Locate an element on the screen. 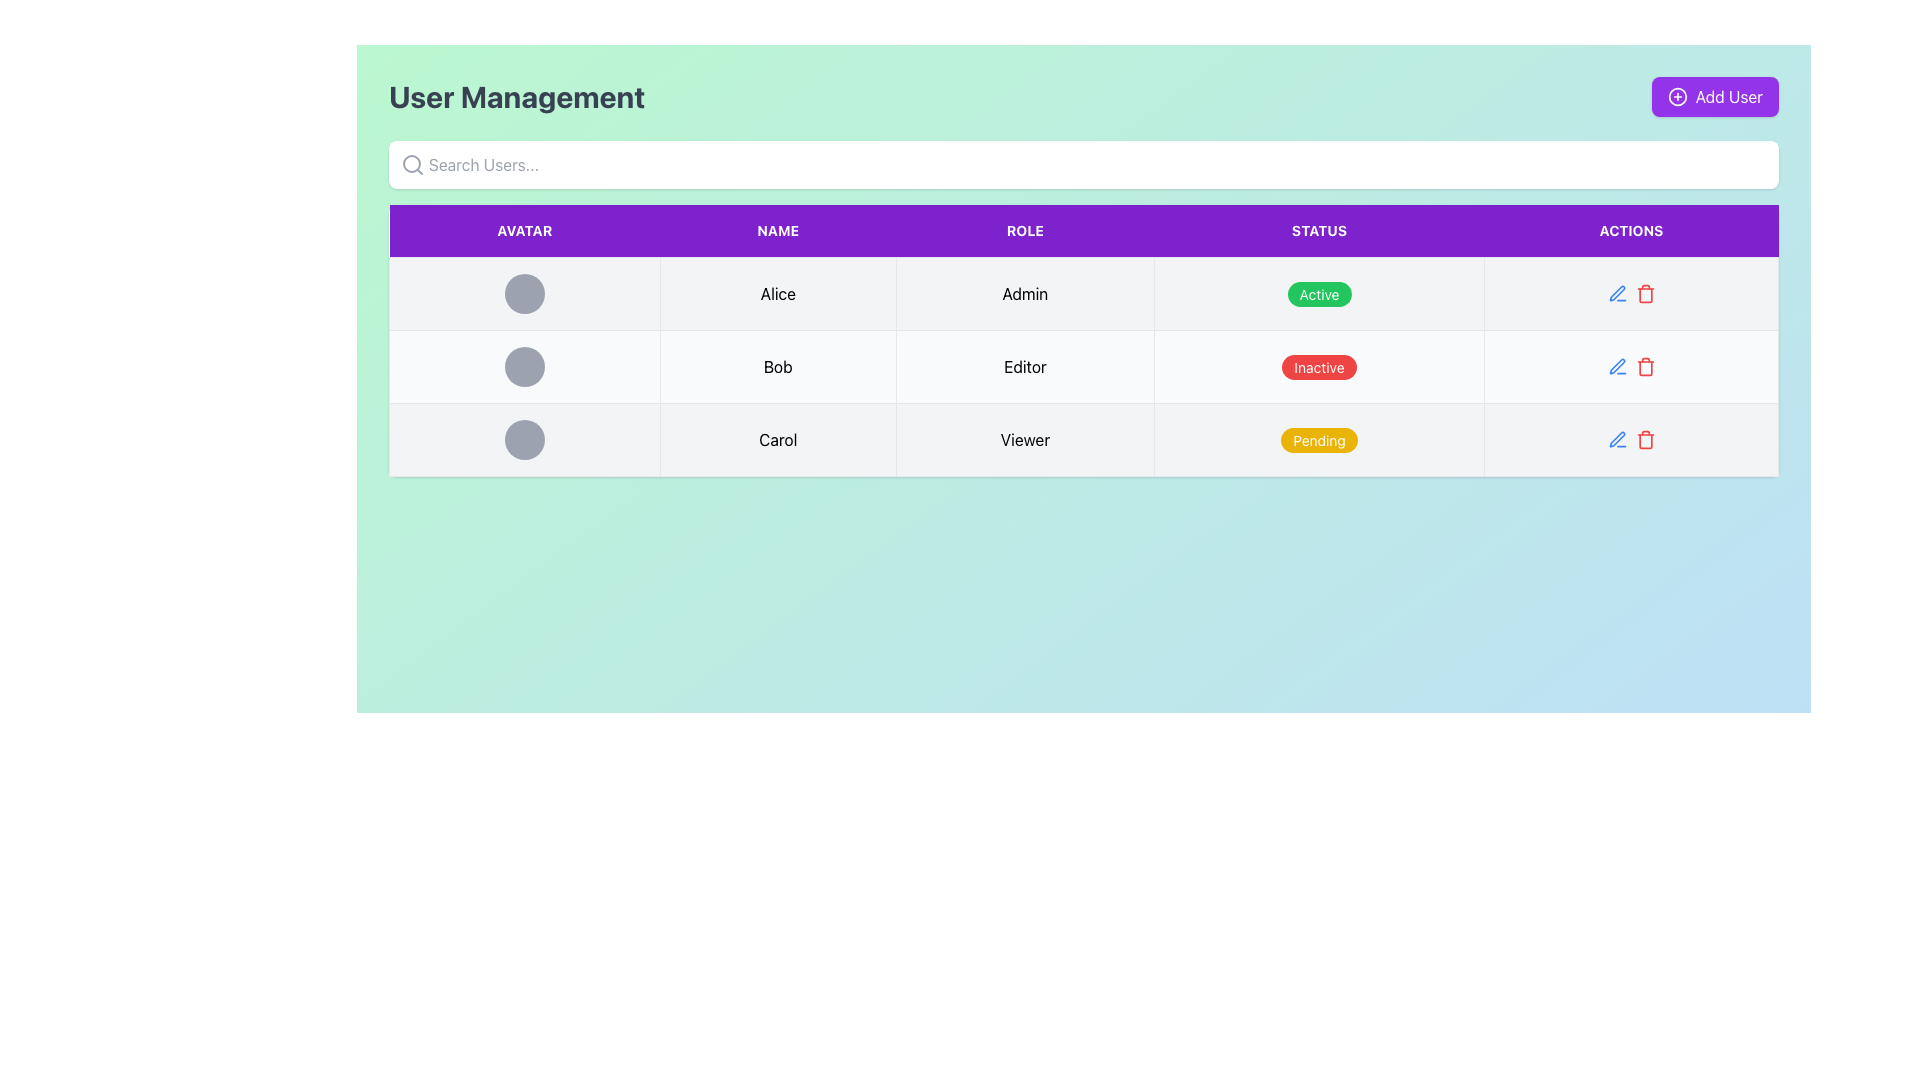 Image resolution: width=1920 pixels, height=1080 pixels. the text label displaying the name 'Carol' to possibly see a tooltip is located at coordinates (777, 438).